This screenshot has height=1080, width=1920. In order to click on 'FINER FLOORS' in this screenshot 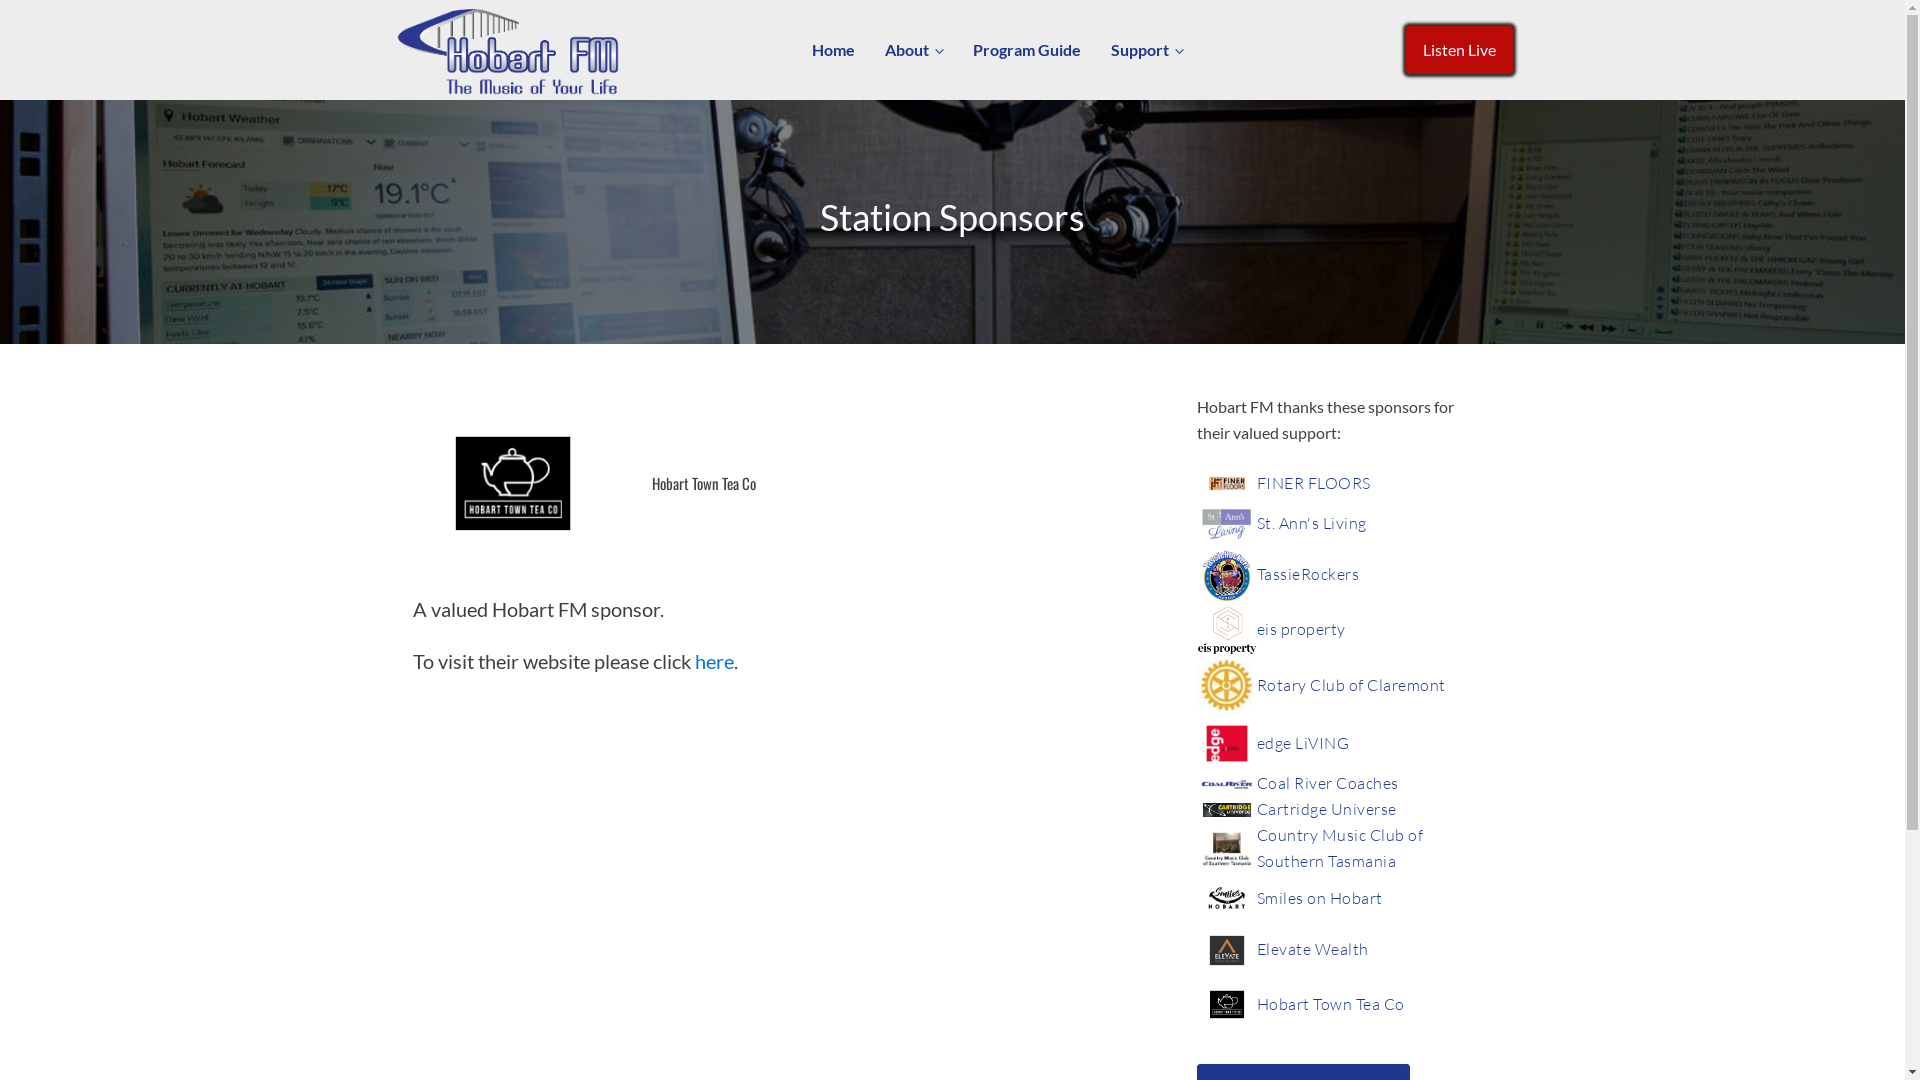, I will do `click(1313, 483)`.